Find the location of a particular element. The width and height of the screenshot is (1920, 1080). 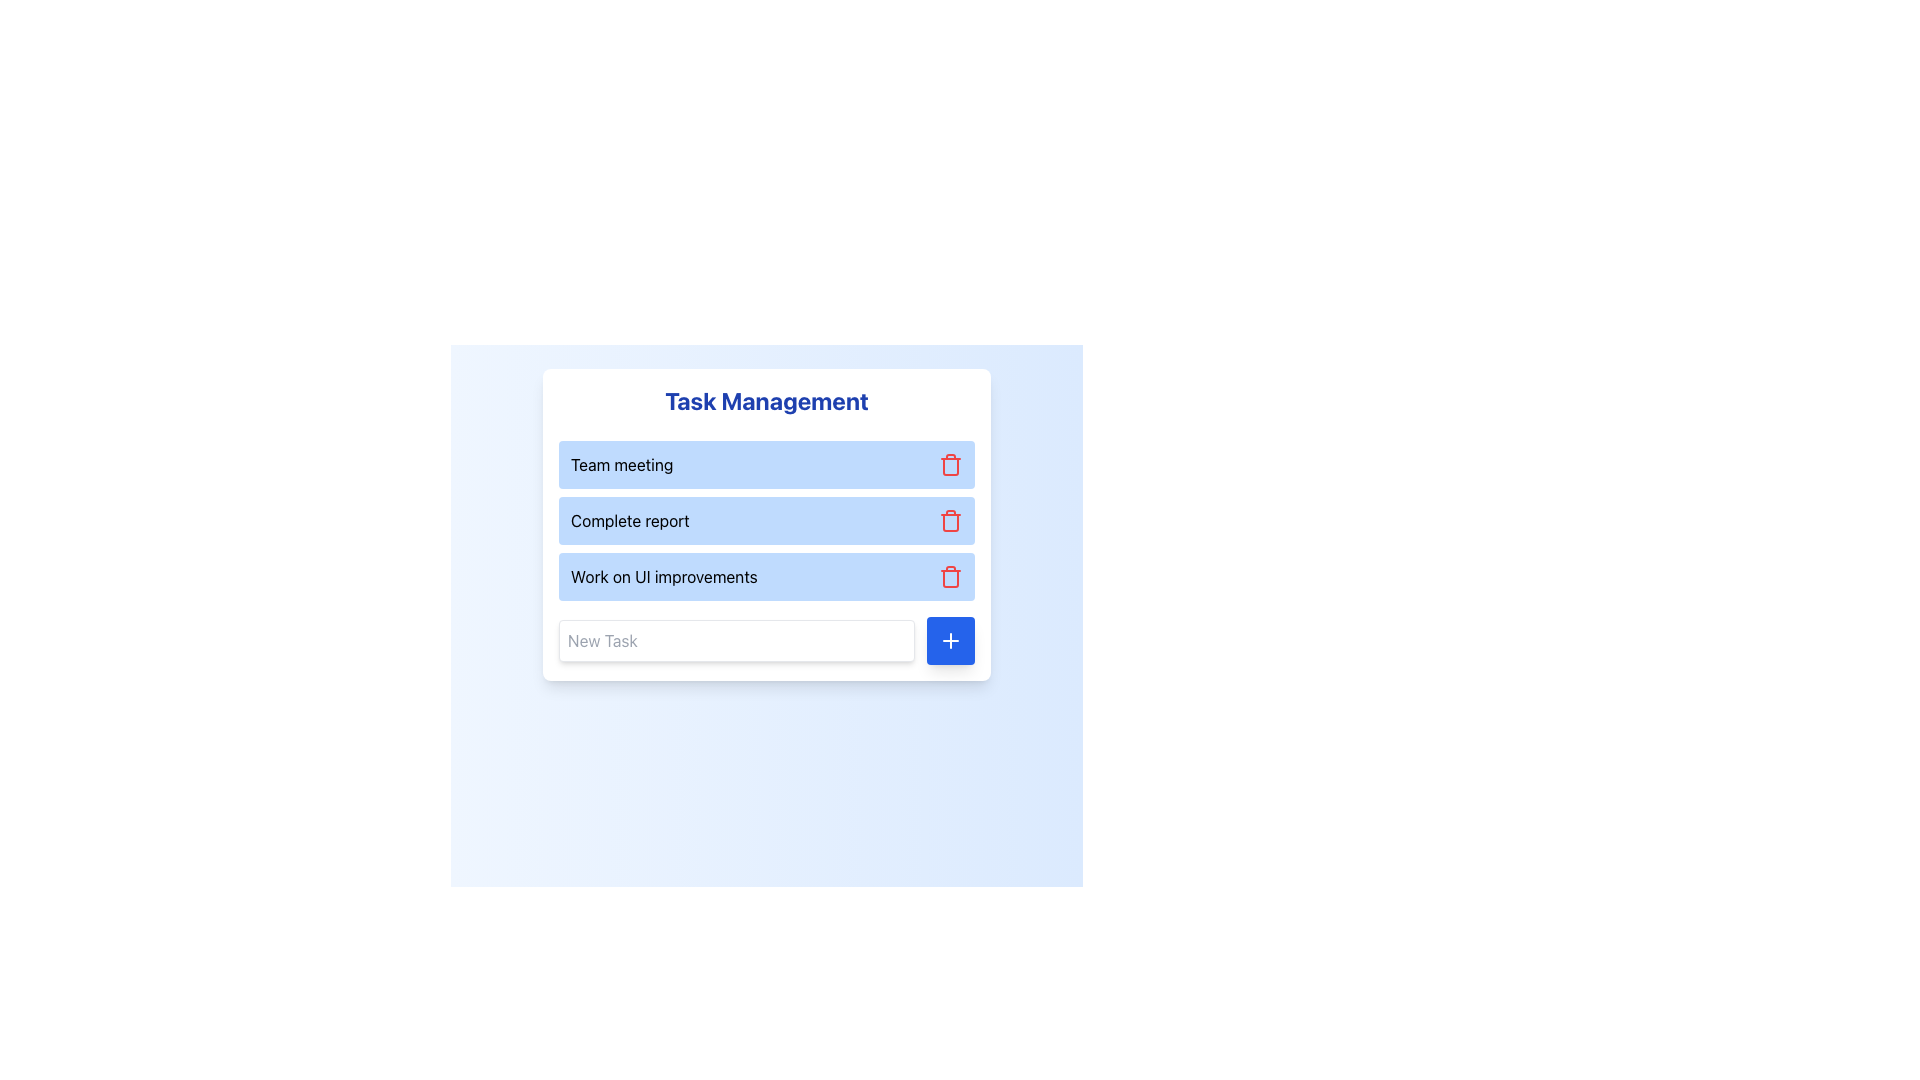

the central '+' icon within the blue circular button at the bottom-right corner of the task management panel is located at coordinates (949, 640).